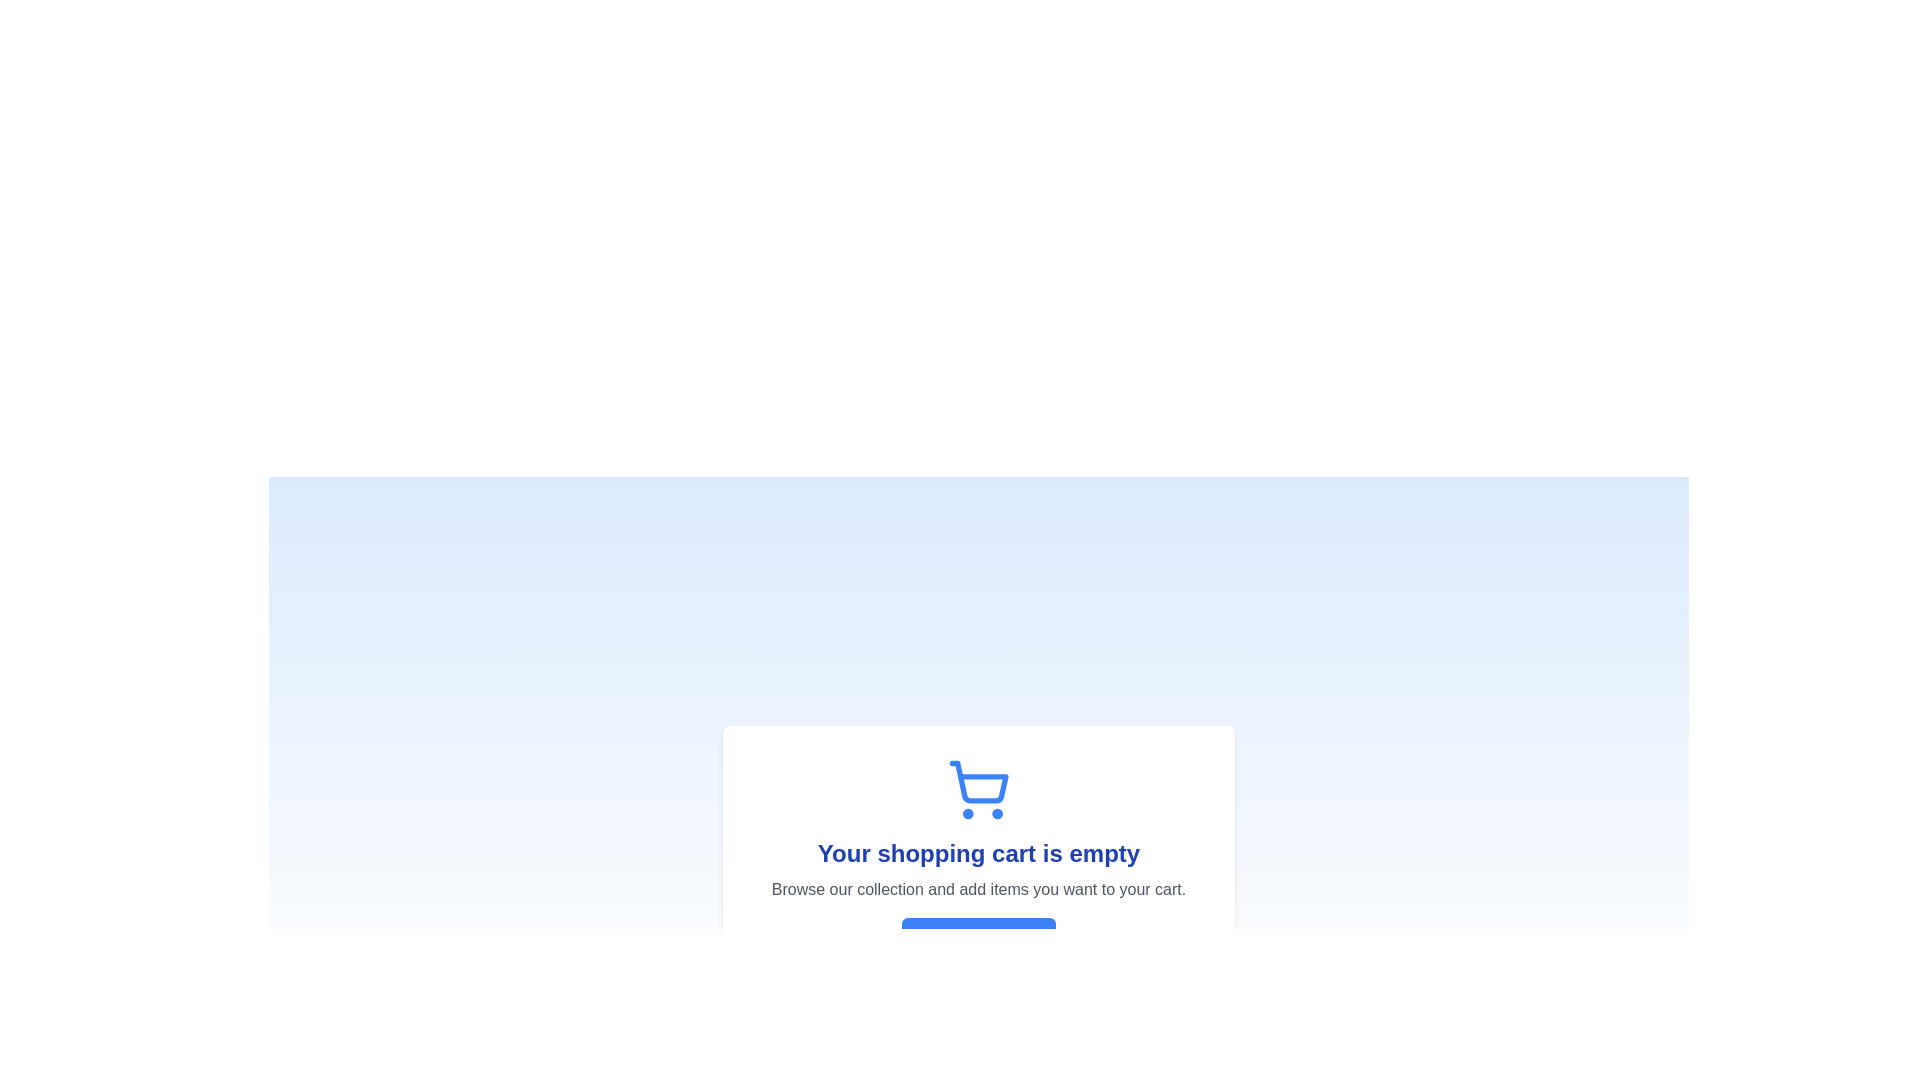 Image resolution: width=1920 pixels, height=1080 pixels. Describe the element at coordinates (979, 789) in the screenshot. I see `the decorative shopping cart icon that visually represents an empty shopping cart, located at the top-center of the card containing the text 'Your shopping cart is empty'` at that location.